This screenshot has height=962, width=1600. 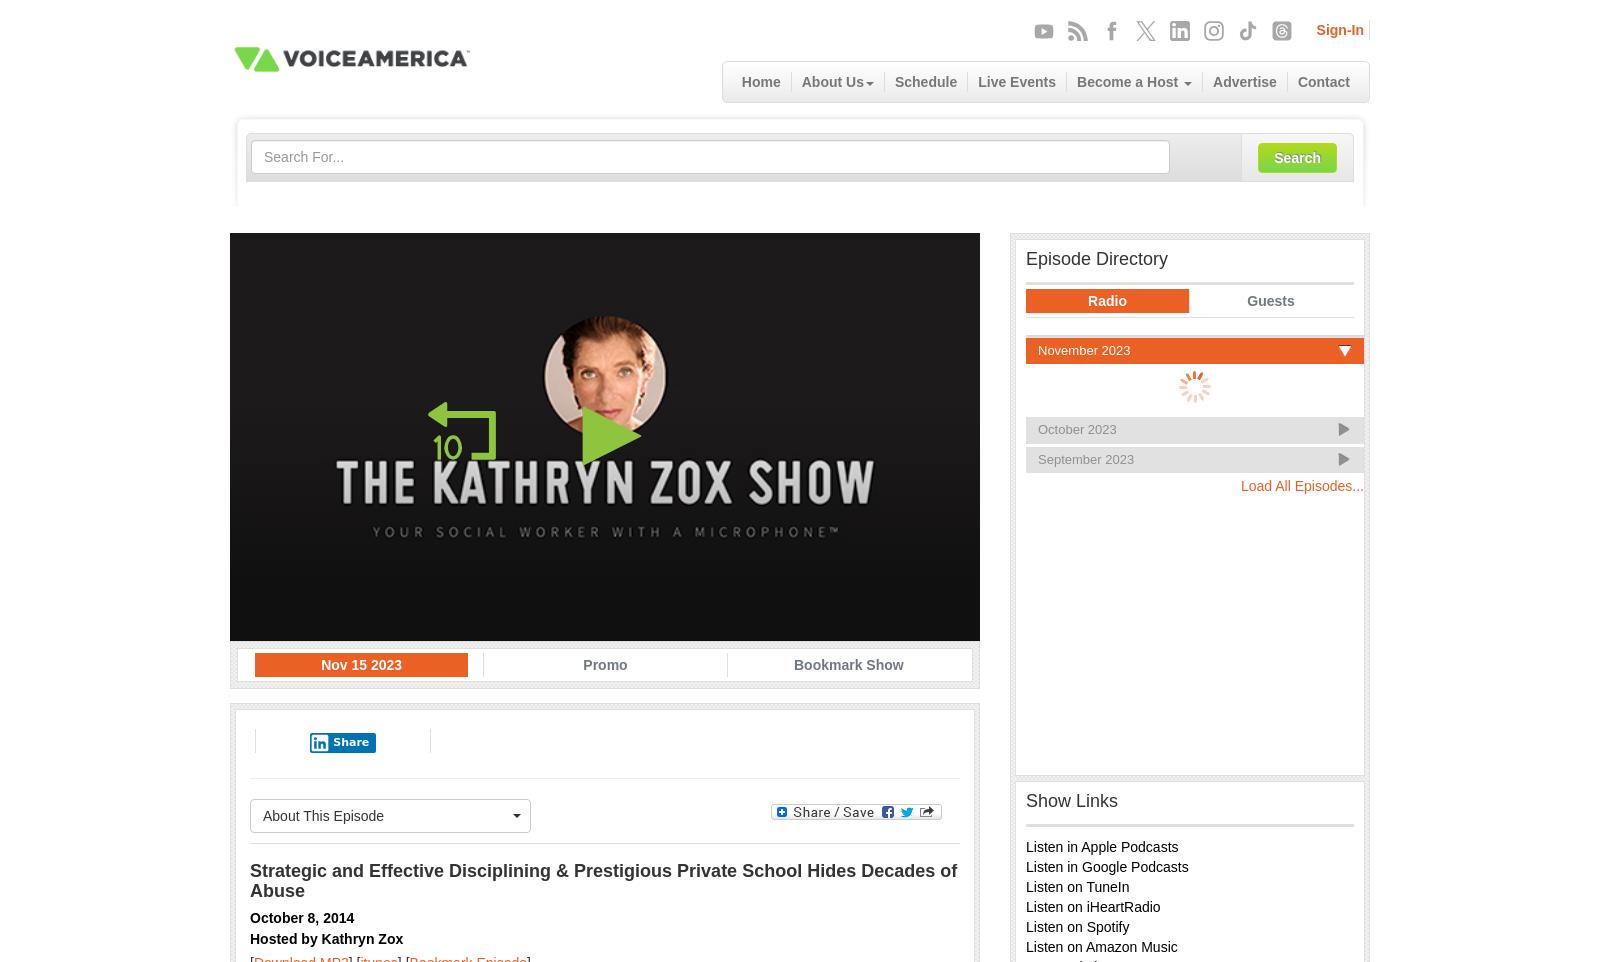 What do you see at coordinates (320, 663) in the screenshot?
I see `'Nov 15 2023'` at bounding box center [320, 663].